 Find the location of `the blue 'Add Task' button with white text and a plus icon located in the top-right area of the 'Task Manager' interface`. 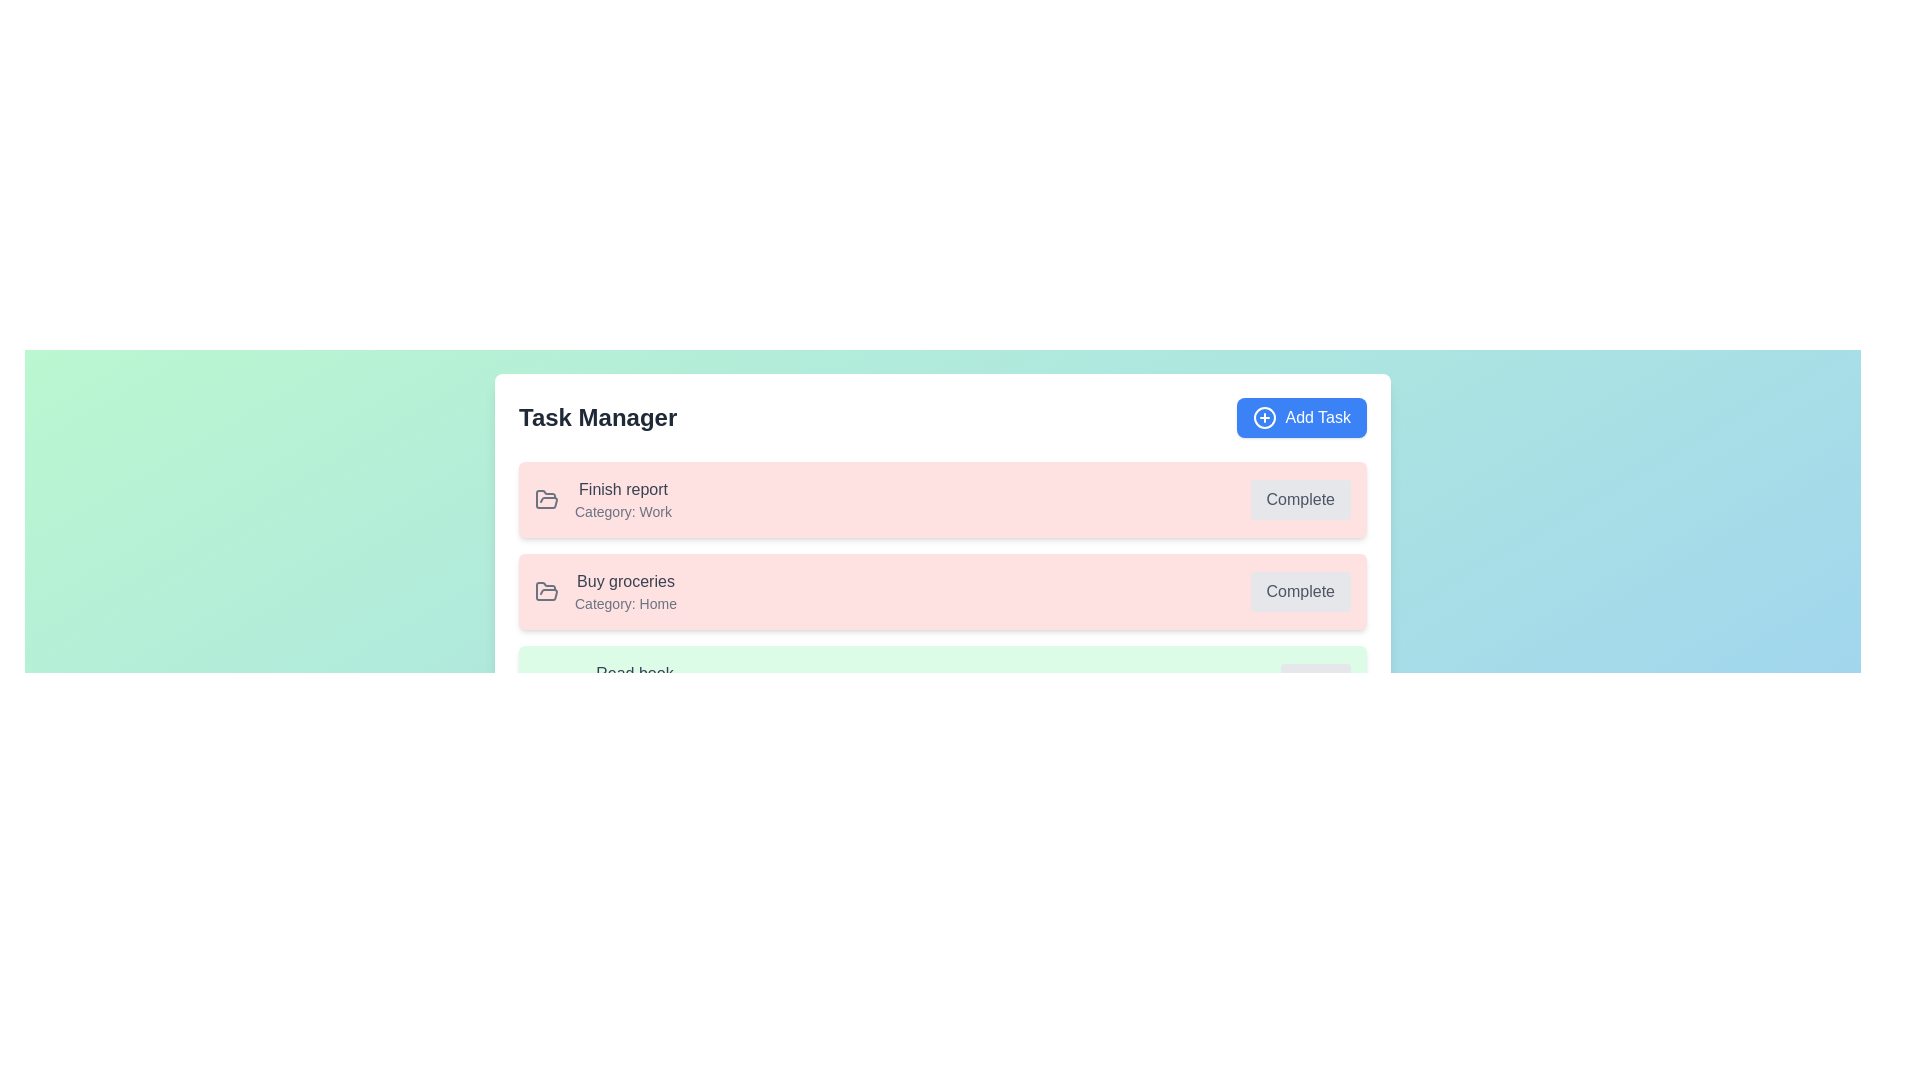

the blue 'Add Task' button with white text and a plus icon located in the top-right area of the 'Task Manager' interface is located at coordinates (1302, 416).